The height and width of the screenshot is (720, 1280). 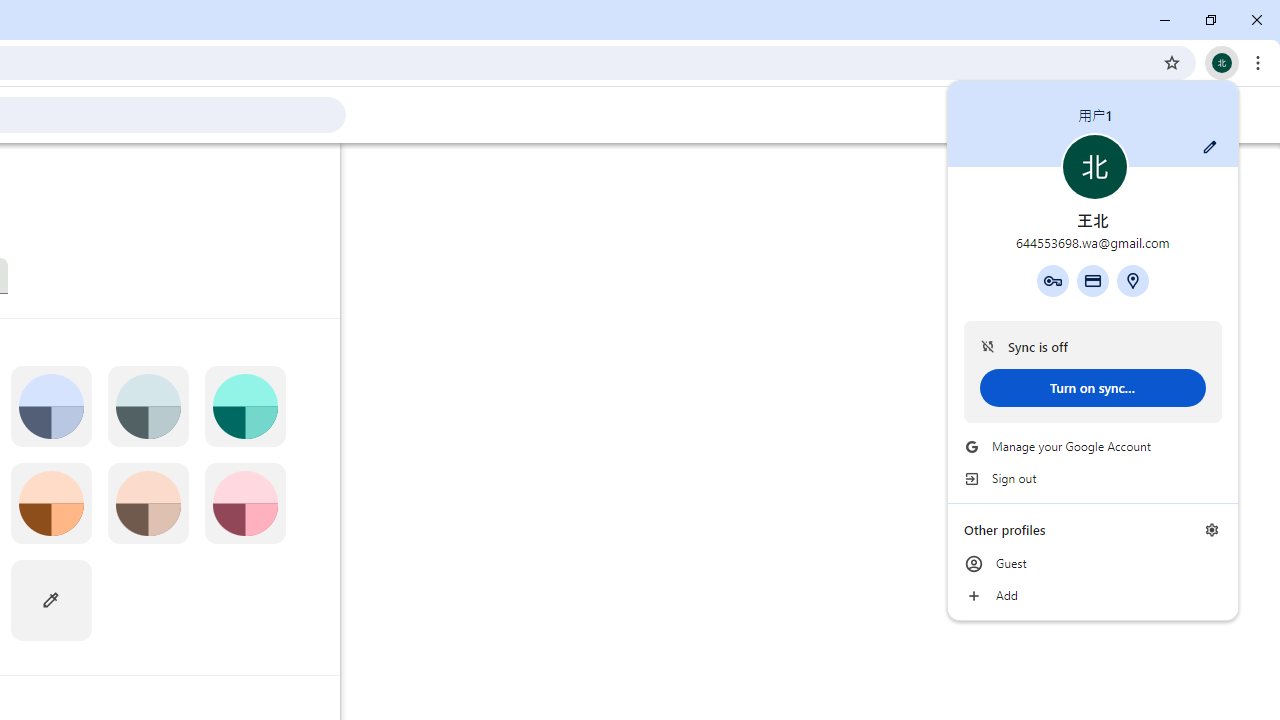 What do you see at coordinates (1091, 280) in the screenshot?
I see `'Payment methods'` at bounding box center [1091, 280].